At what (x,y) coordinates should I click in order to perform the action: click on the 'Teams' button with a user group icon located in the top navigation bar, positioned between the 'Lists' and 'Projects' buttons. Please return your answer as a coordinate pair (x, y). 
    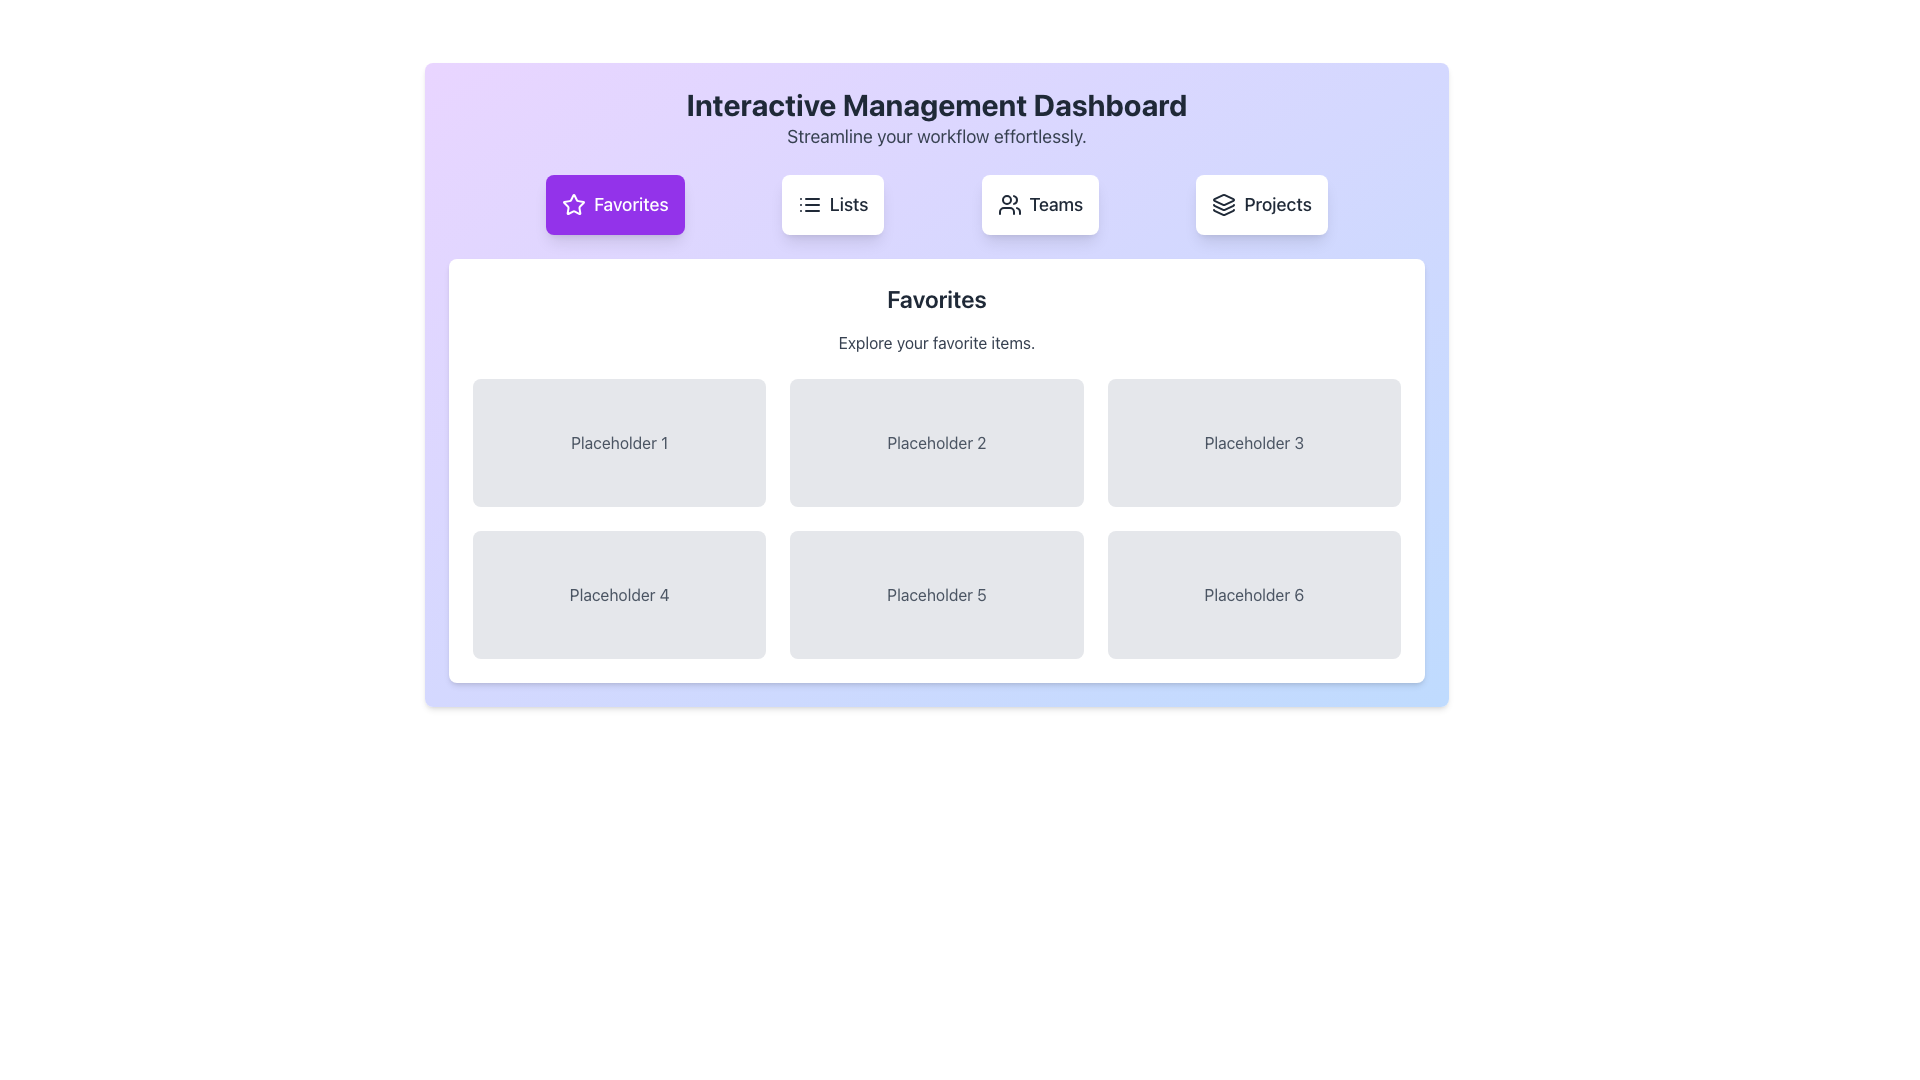
    Looking at the image, I should click on (1040, 204).